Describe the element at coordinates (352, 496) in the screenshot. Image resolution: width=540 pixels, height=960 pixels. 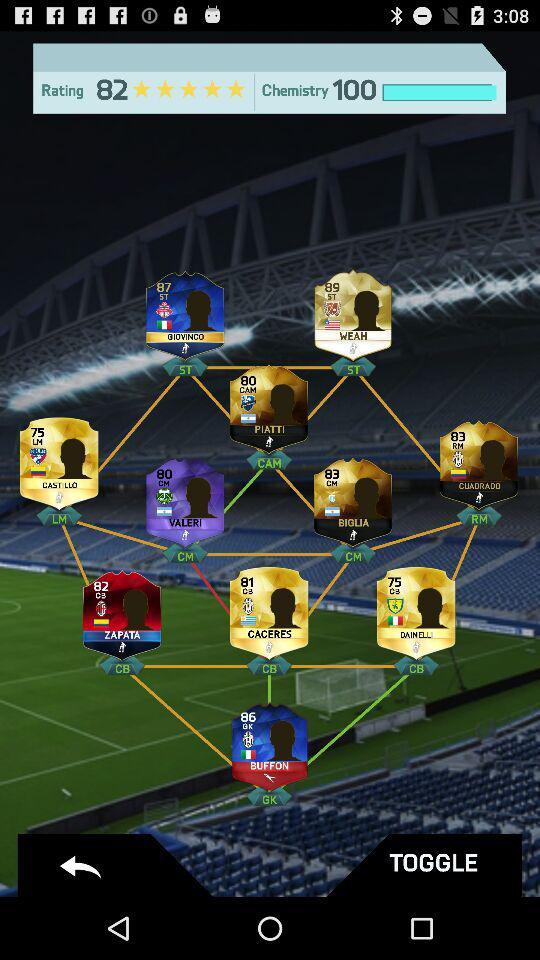
I see `the player for more details on him` at that location.